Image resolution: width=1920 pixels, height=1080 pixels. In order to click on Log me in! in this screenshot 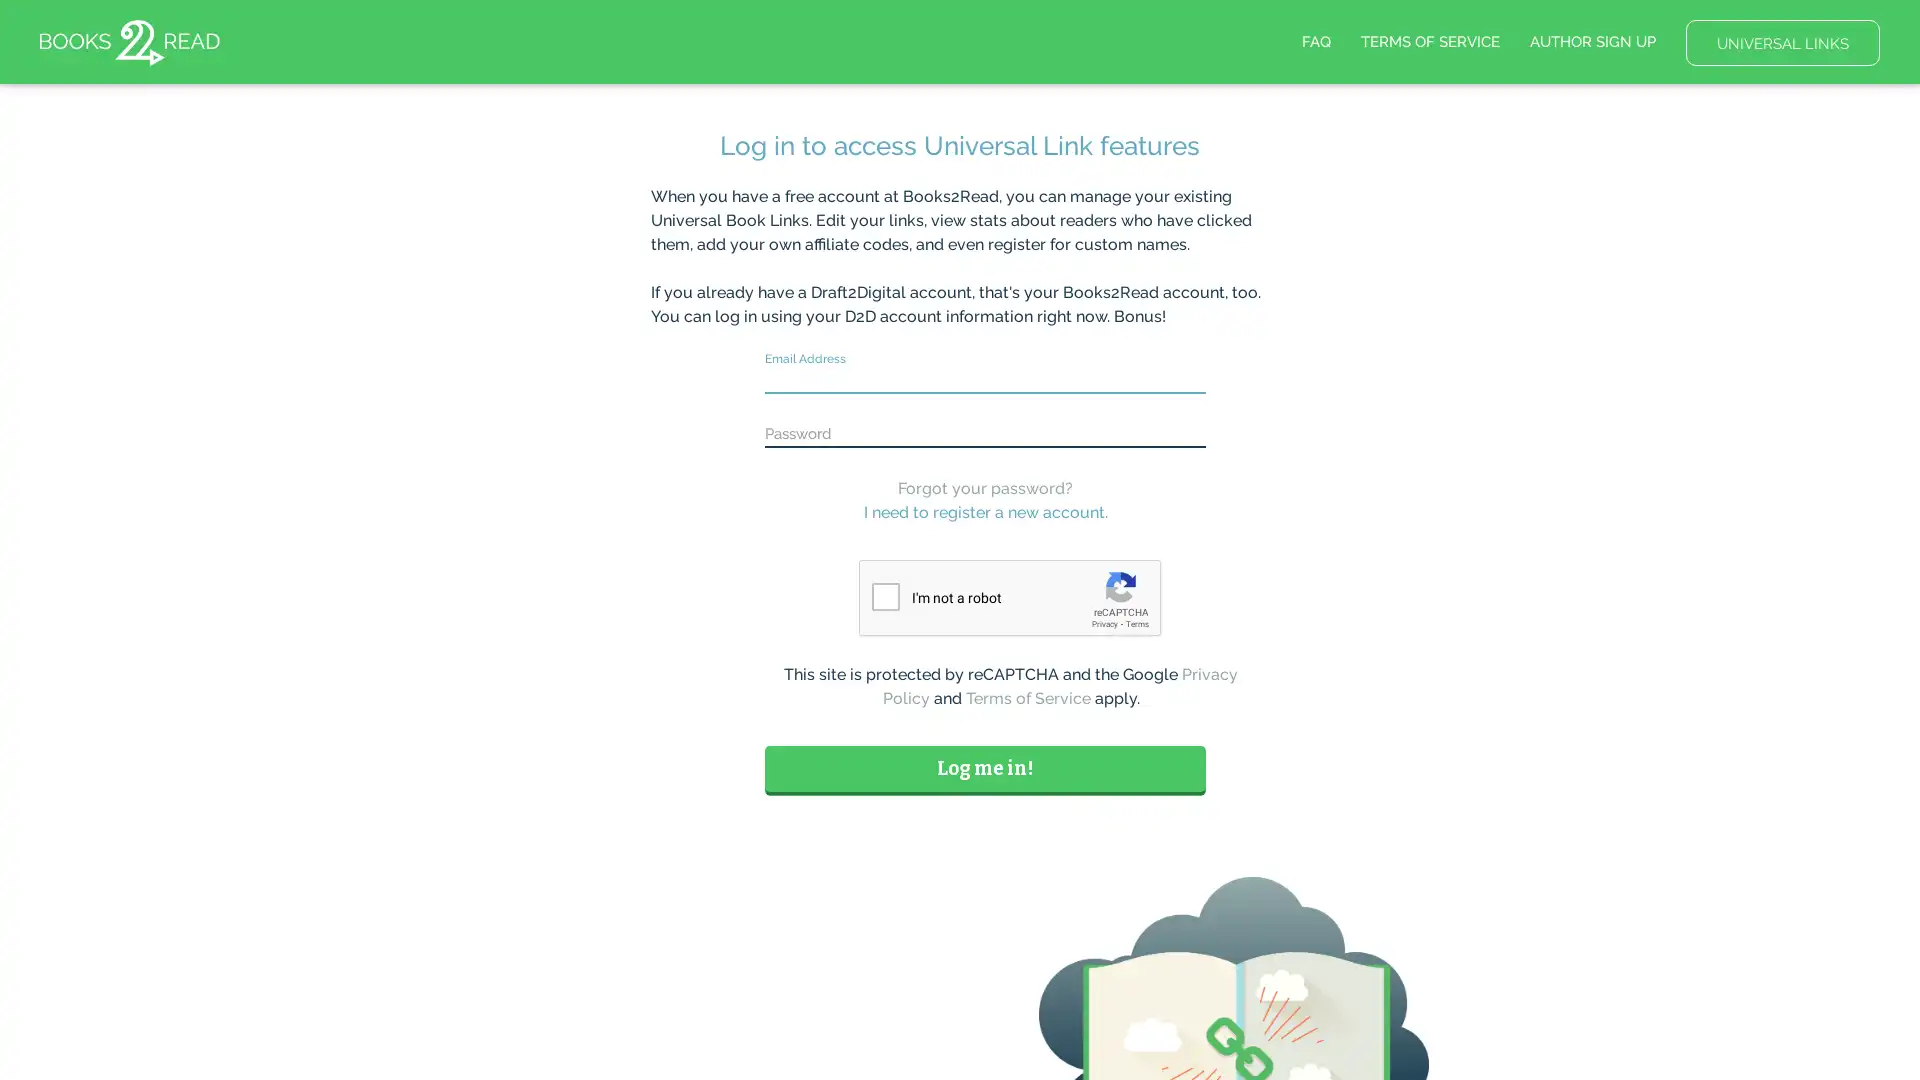, I will do `click(985, 767)`.